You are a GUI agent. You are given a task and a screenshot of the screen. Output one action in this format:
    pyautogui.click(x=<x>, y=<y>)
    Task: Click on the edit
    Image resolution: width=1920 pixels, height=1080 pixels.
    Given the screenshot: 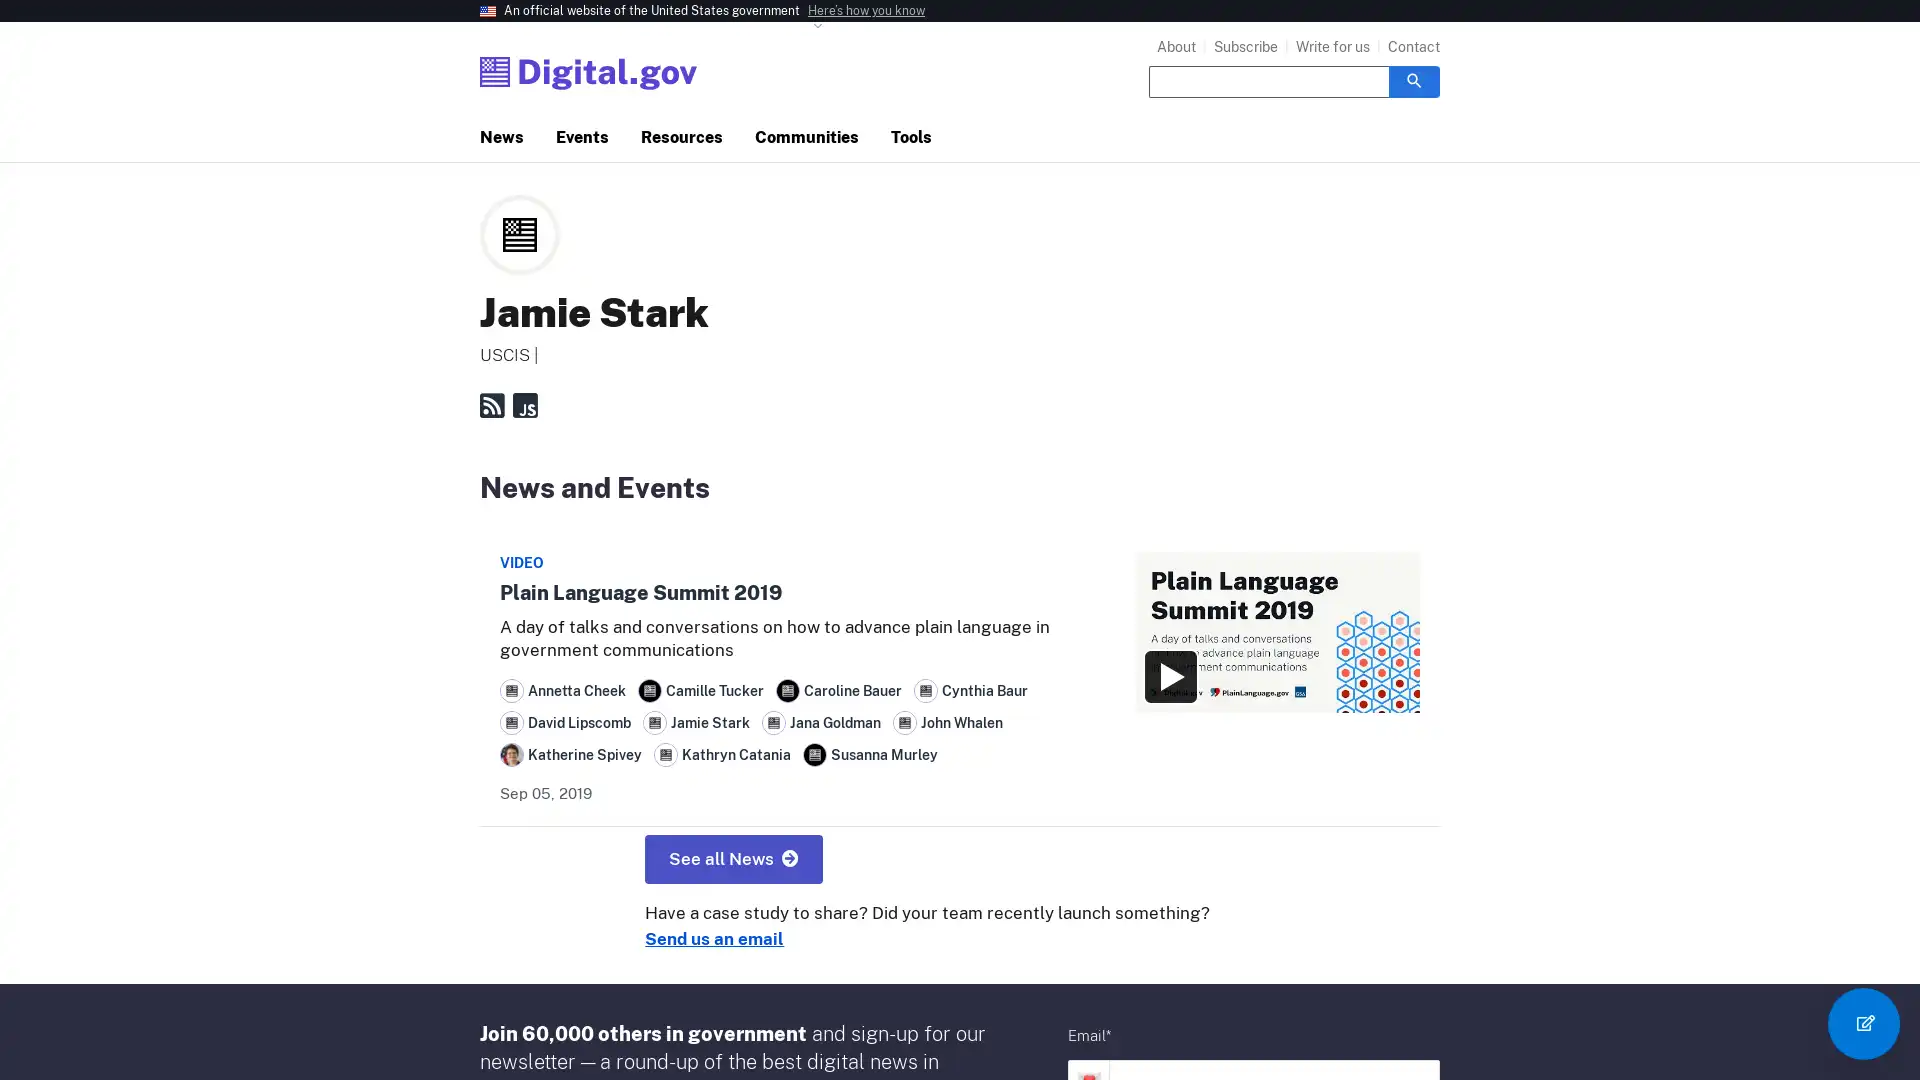 What is the action you would take?
    pyautogui.click(x=1862, y=1023)
    